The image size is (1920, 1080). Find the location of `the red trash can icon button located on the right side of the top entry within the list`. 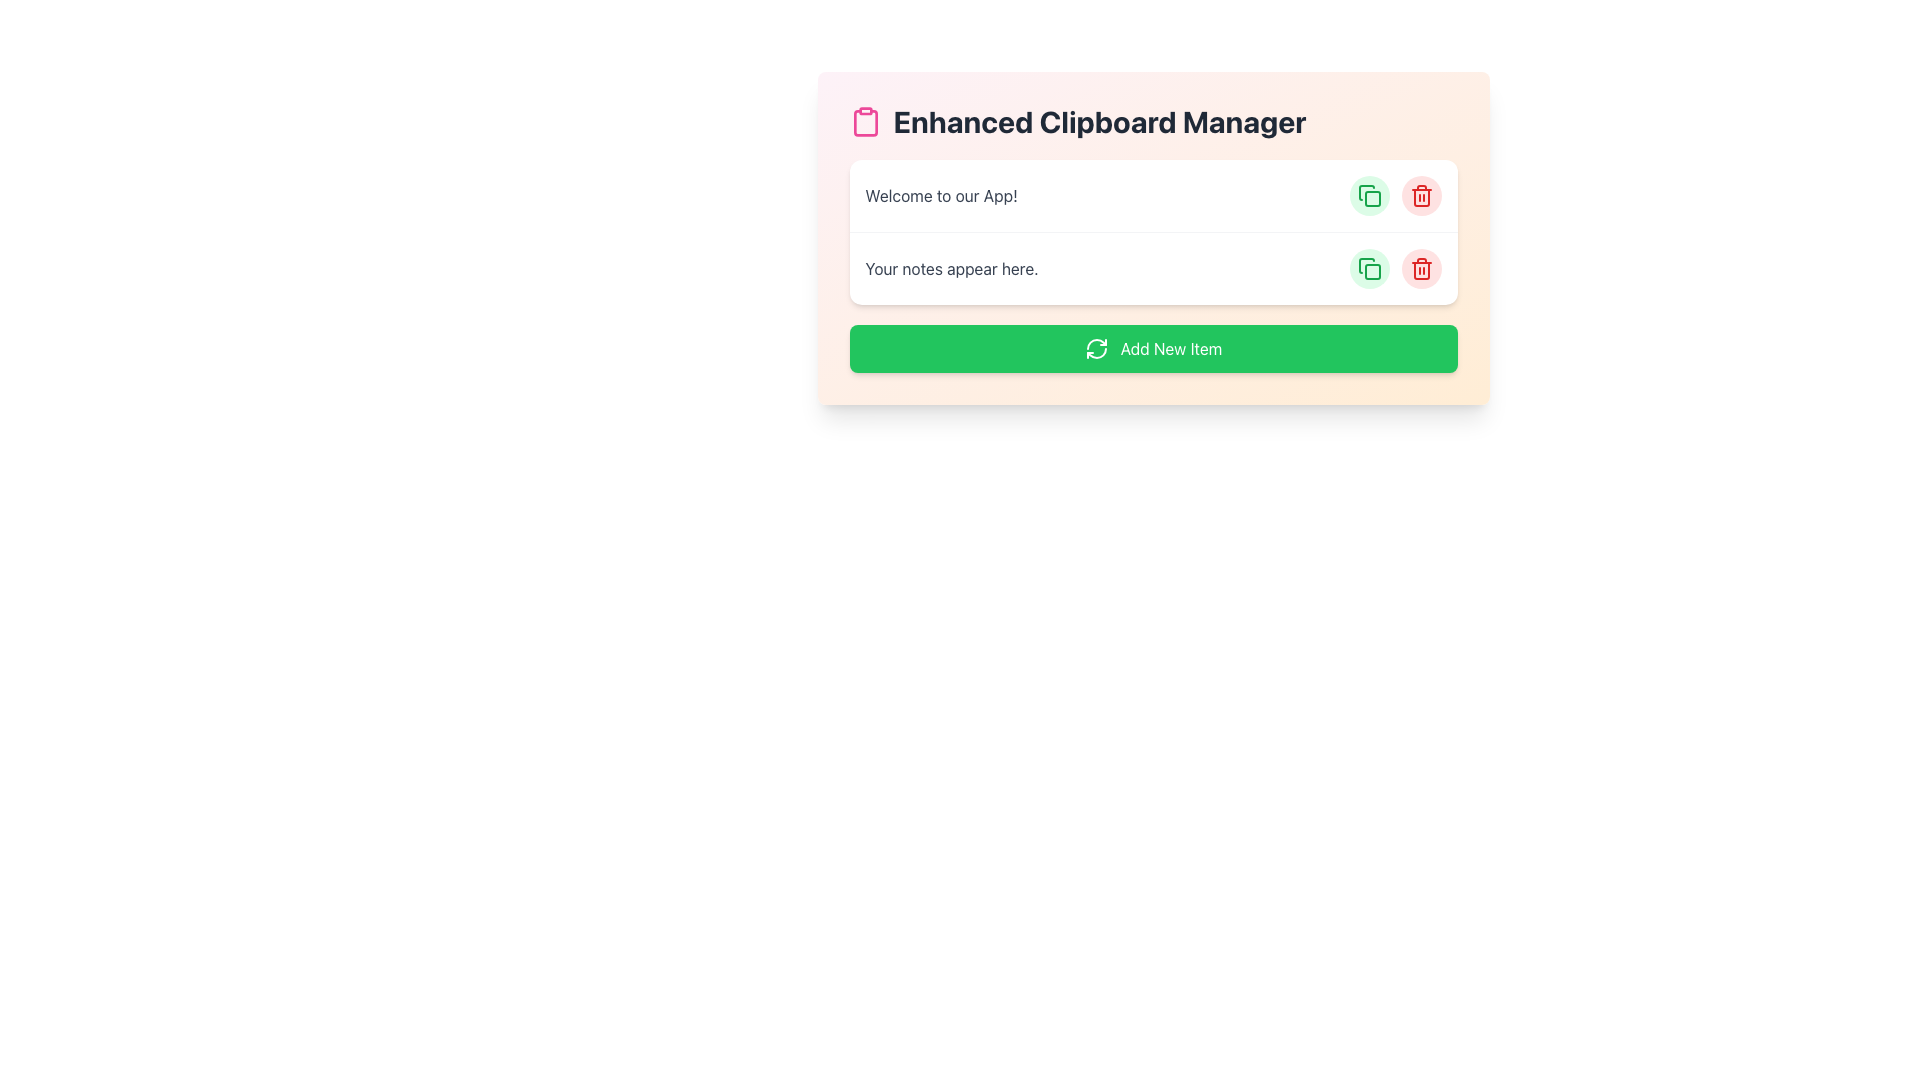

the red trash can icon button located on the right side of the top entry within the list is located at coordinates (1420, 196).